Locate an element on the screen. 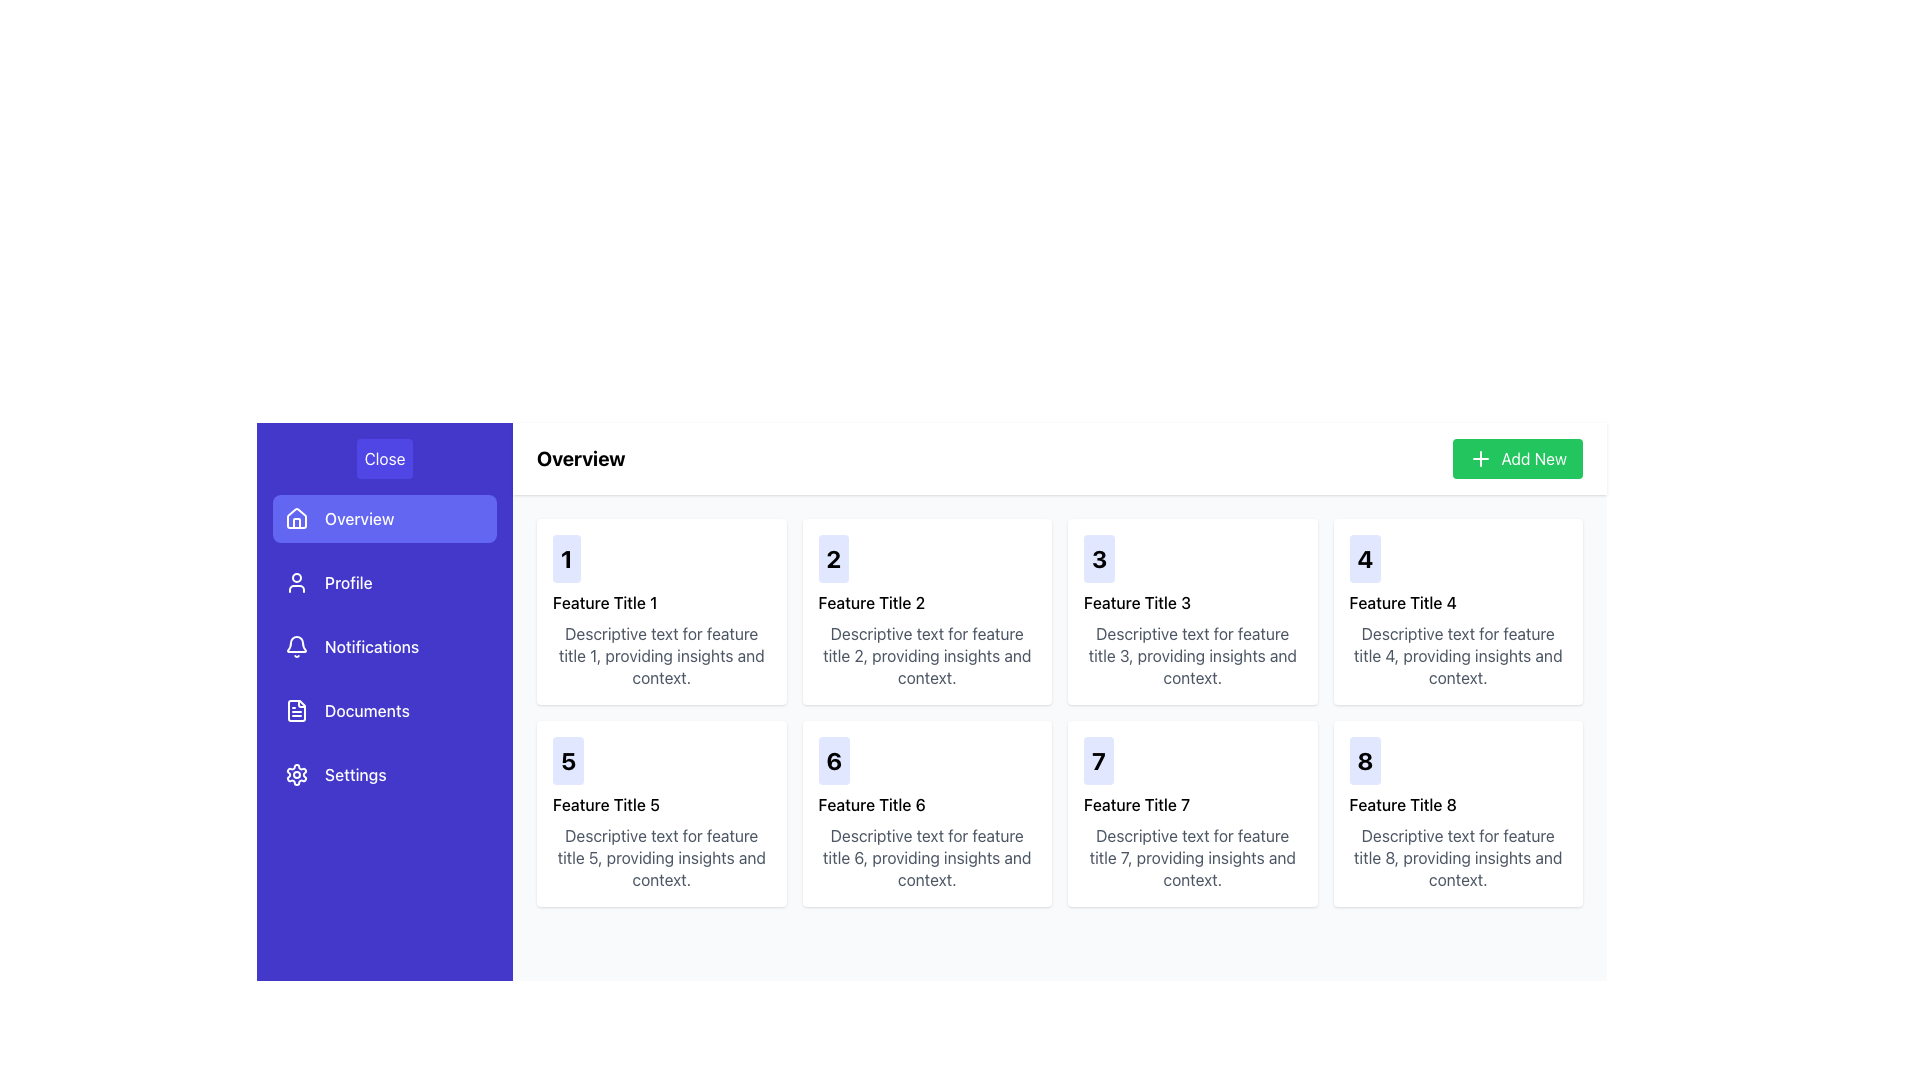 The height and width of the screenshot is (1080, 1920). the third navigation menu item for 'Notifications' in the sidebar is located at coordinates (384, 647).